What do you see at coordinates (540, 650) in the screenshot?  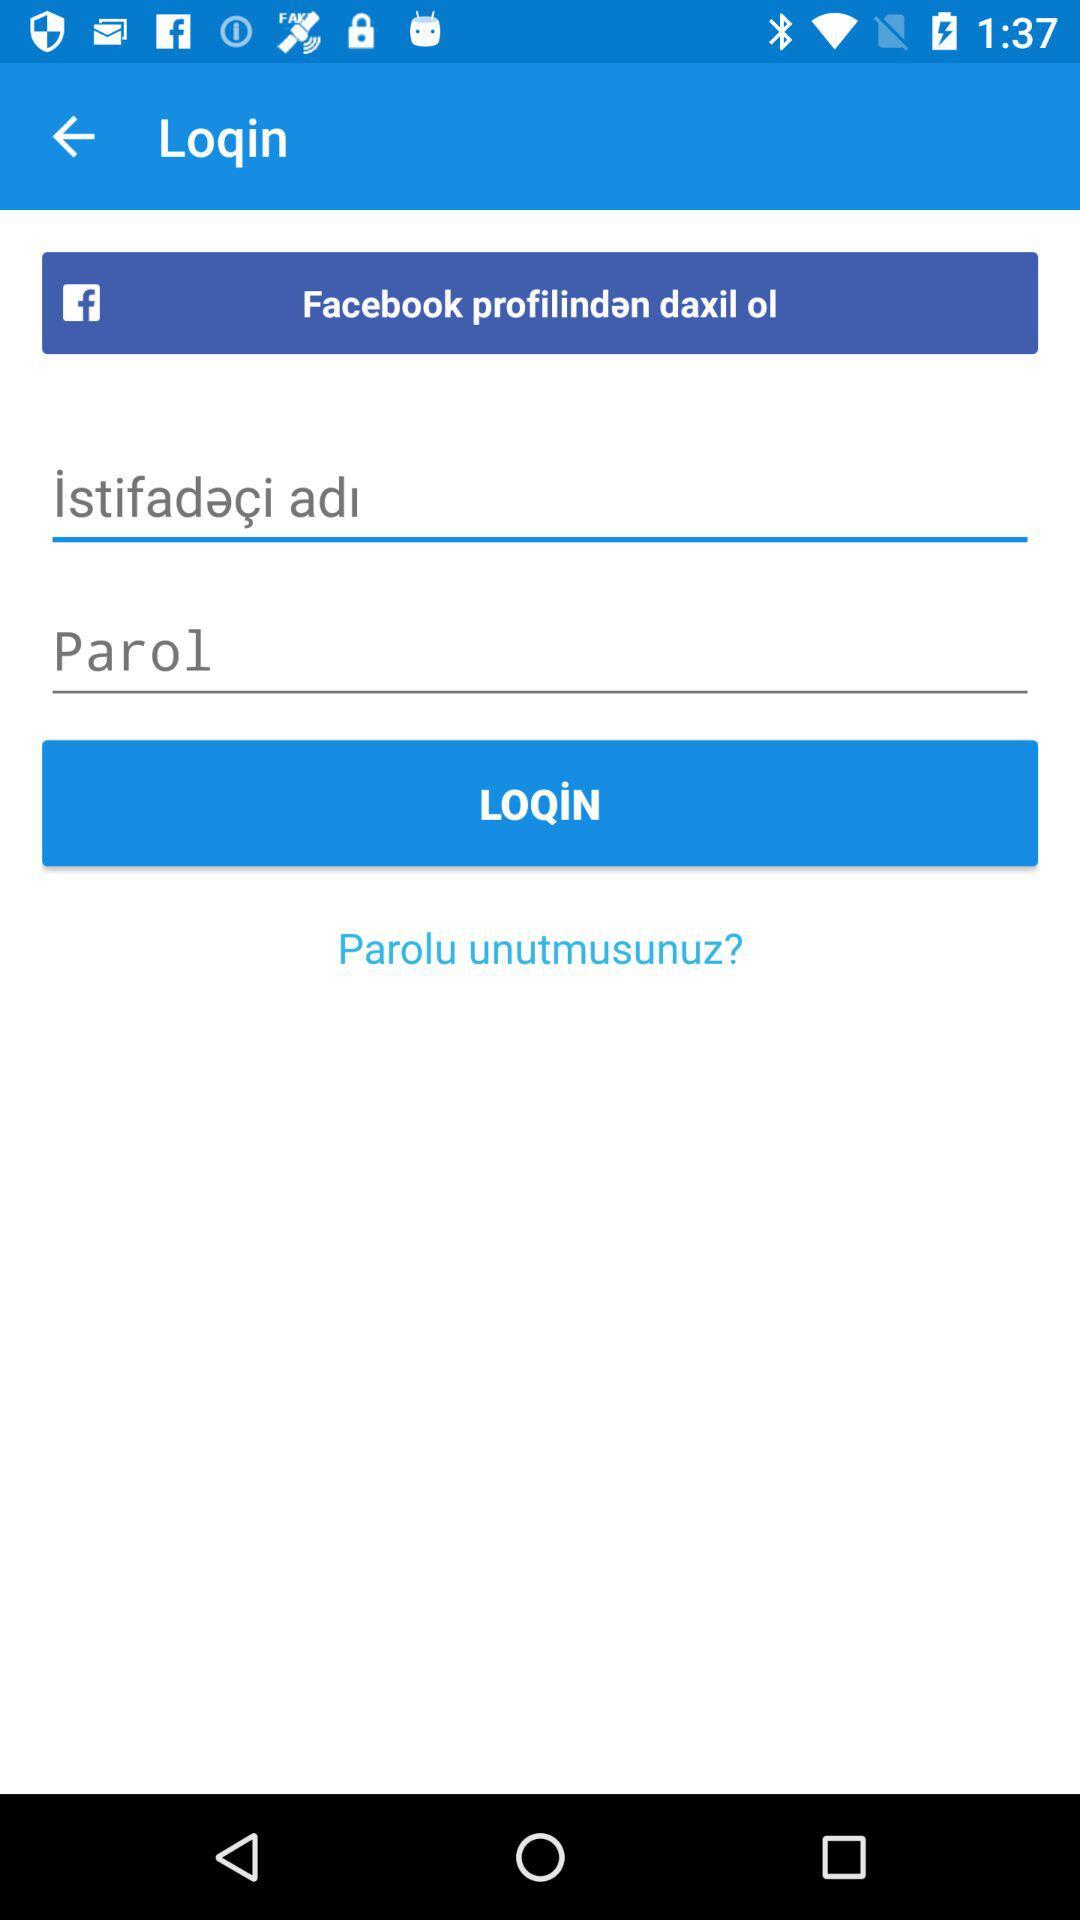 I see `your password` at bounding box center [540, 650].